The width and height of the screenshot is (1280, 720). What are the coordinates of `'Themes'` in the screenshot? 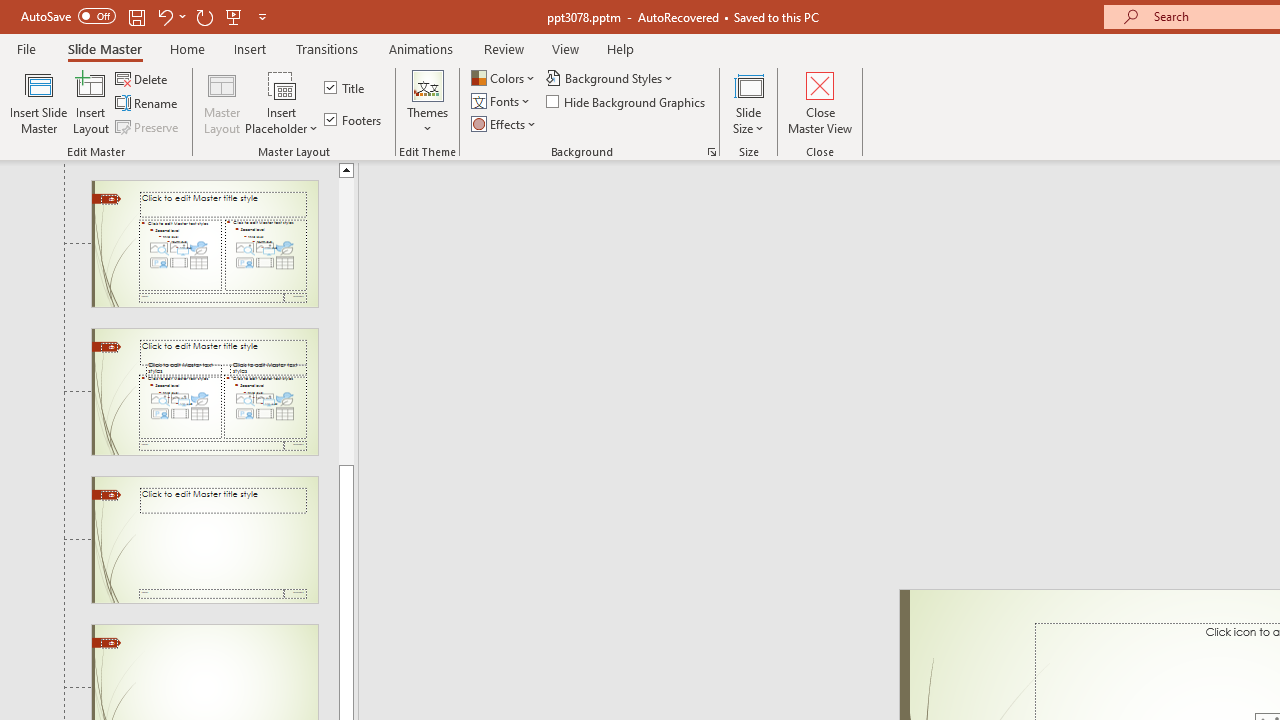 It's located at (426, 103).